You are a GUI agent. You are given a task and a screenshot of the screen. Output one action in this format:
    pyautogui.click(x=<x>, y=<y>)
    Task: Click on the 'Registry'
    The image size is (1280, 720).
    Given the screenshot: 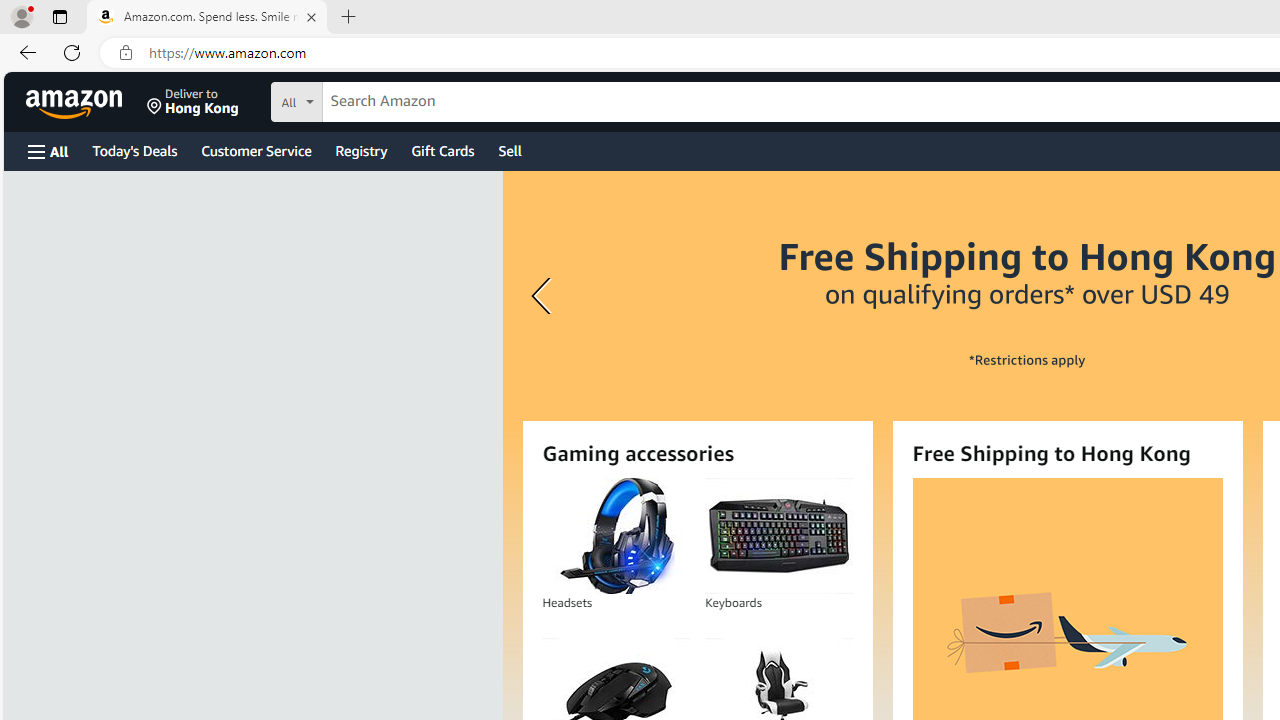 What is the action you would take?
    pyautogui.click(x=360, y=149)
    